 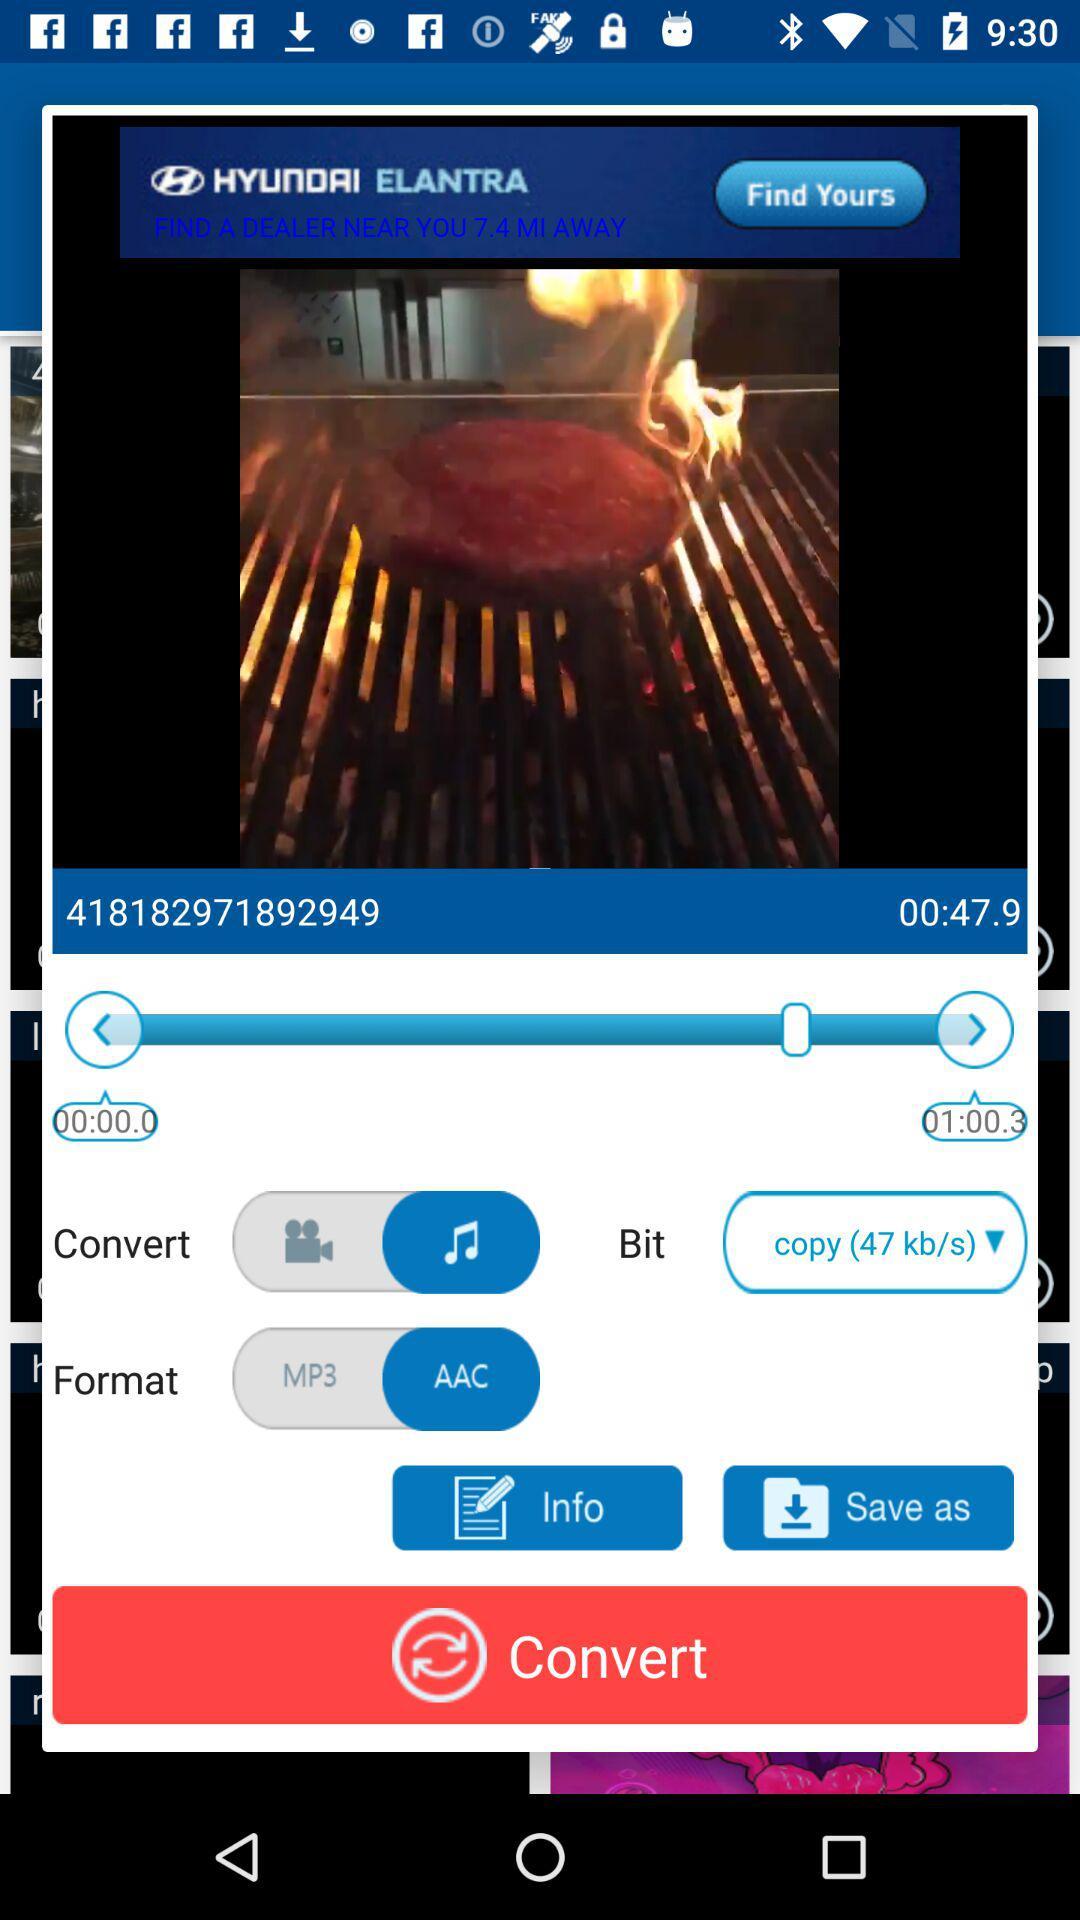 What do you see at coordinates (535, 1508) in the screenshot?
I see `get info` at bounding box center [535, 1508].